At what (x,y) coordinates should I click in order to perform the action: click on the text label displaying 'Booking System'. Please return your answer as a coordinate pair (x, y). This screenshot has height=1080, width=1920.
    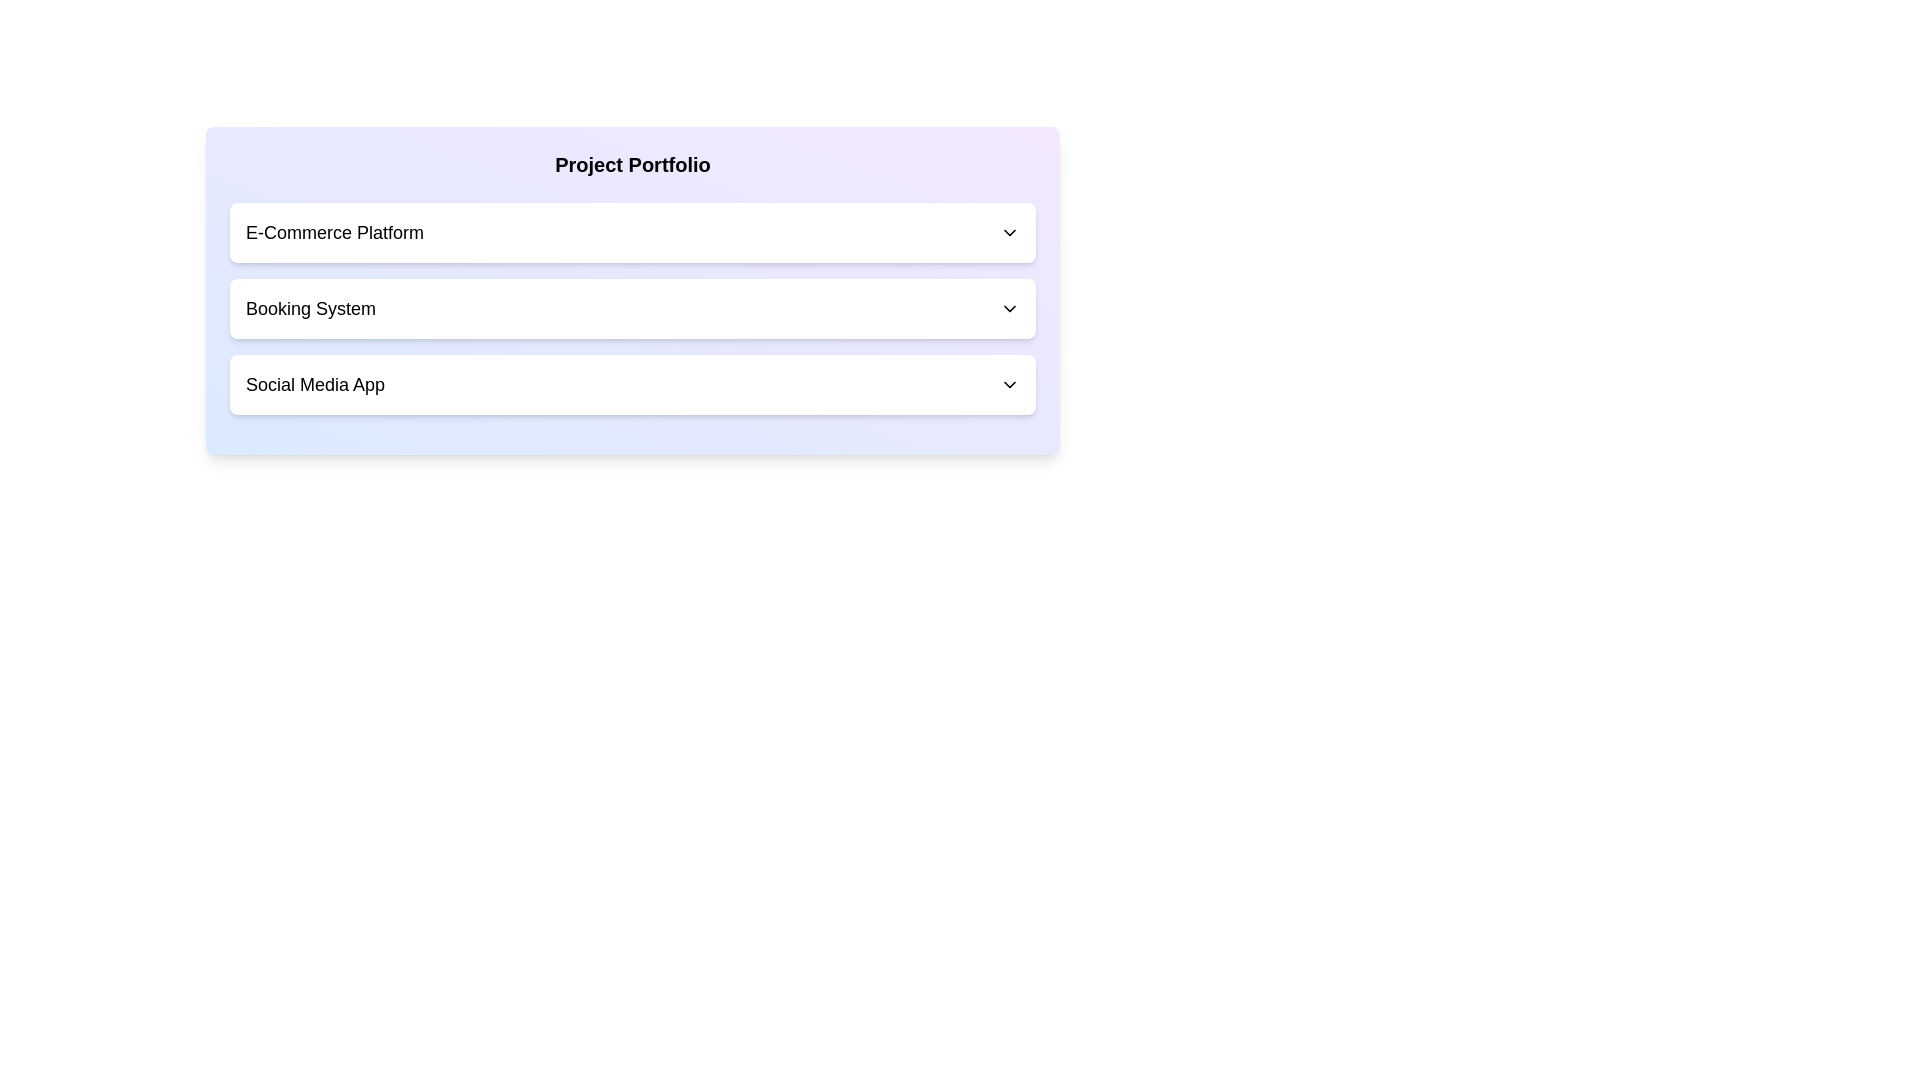
    Looking at the image, I should click on (310, 308).